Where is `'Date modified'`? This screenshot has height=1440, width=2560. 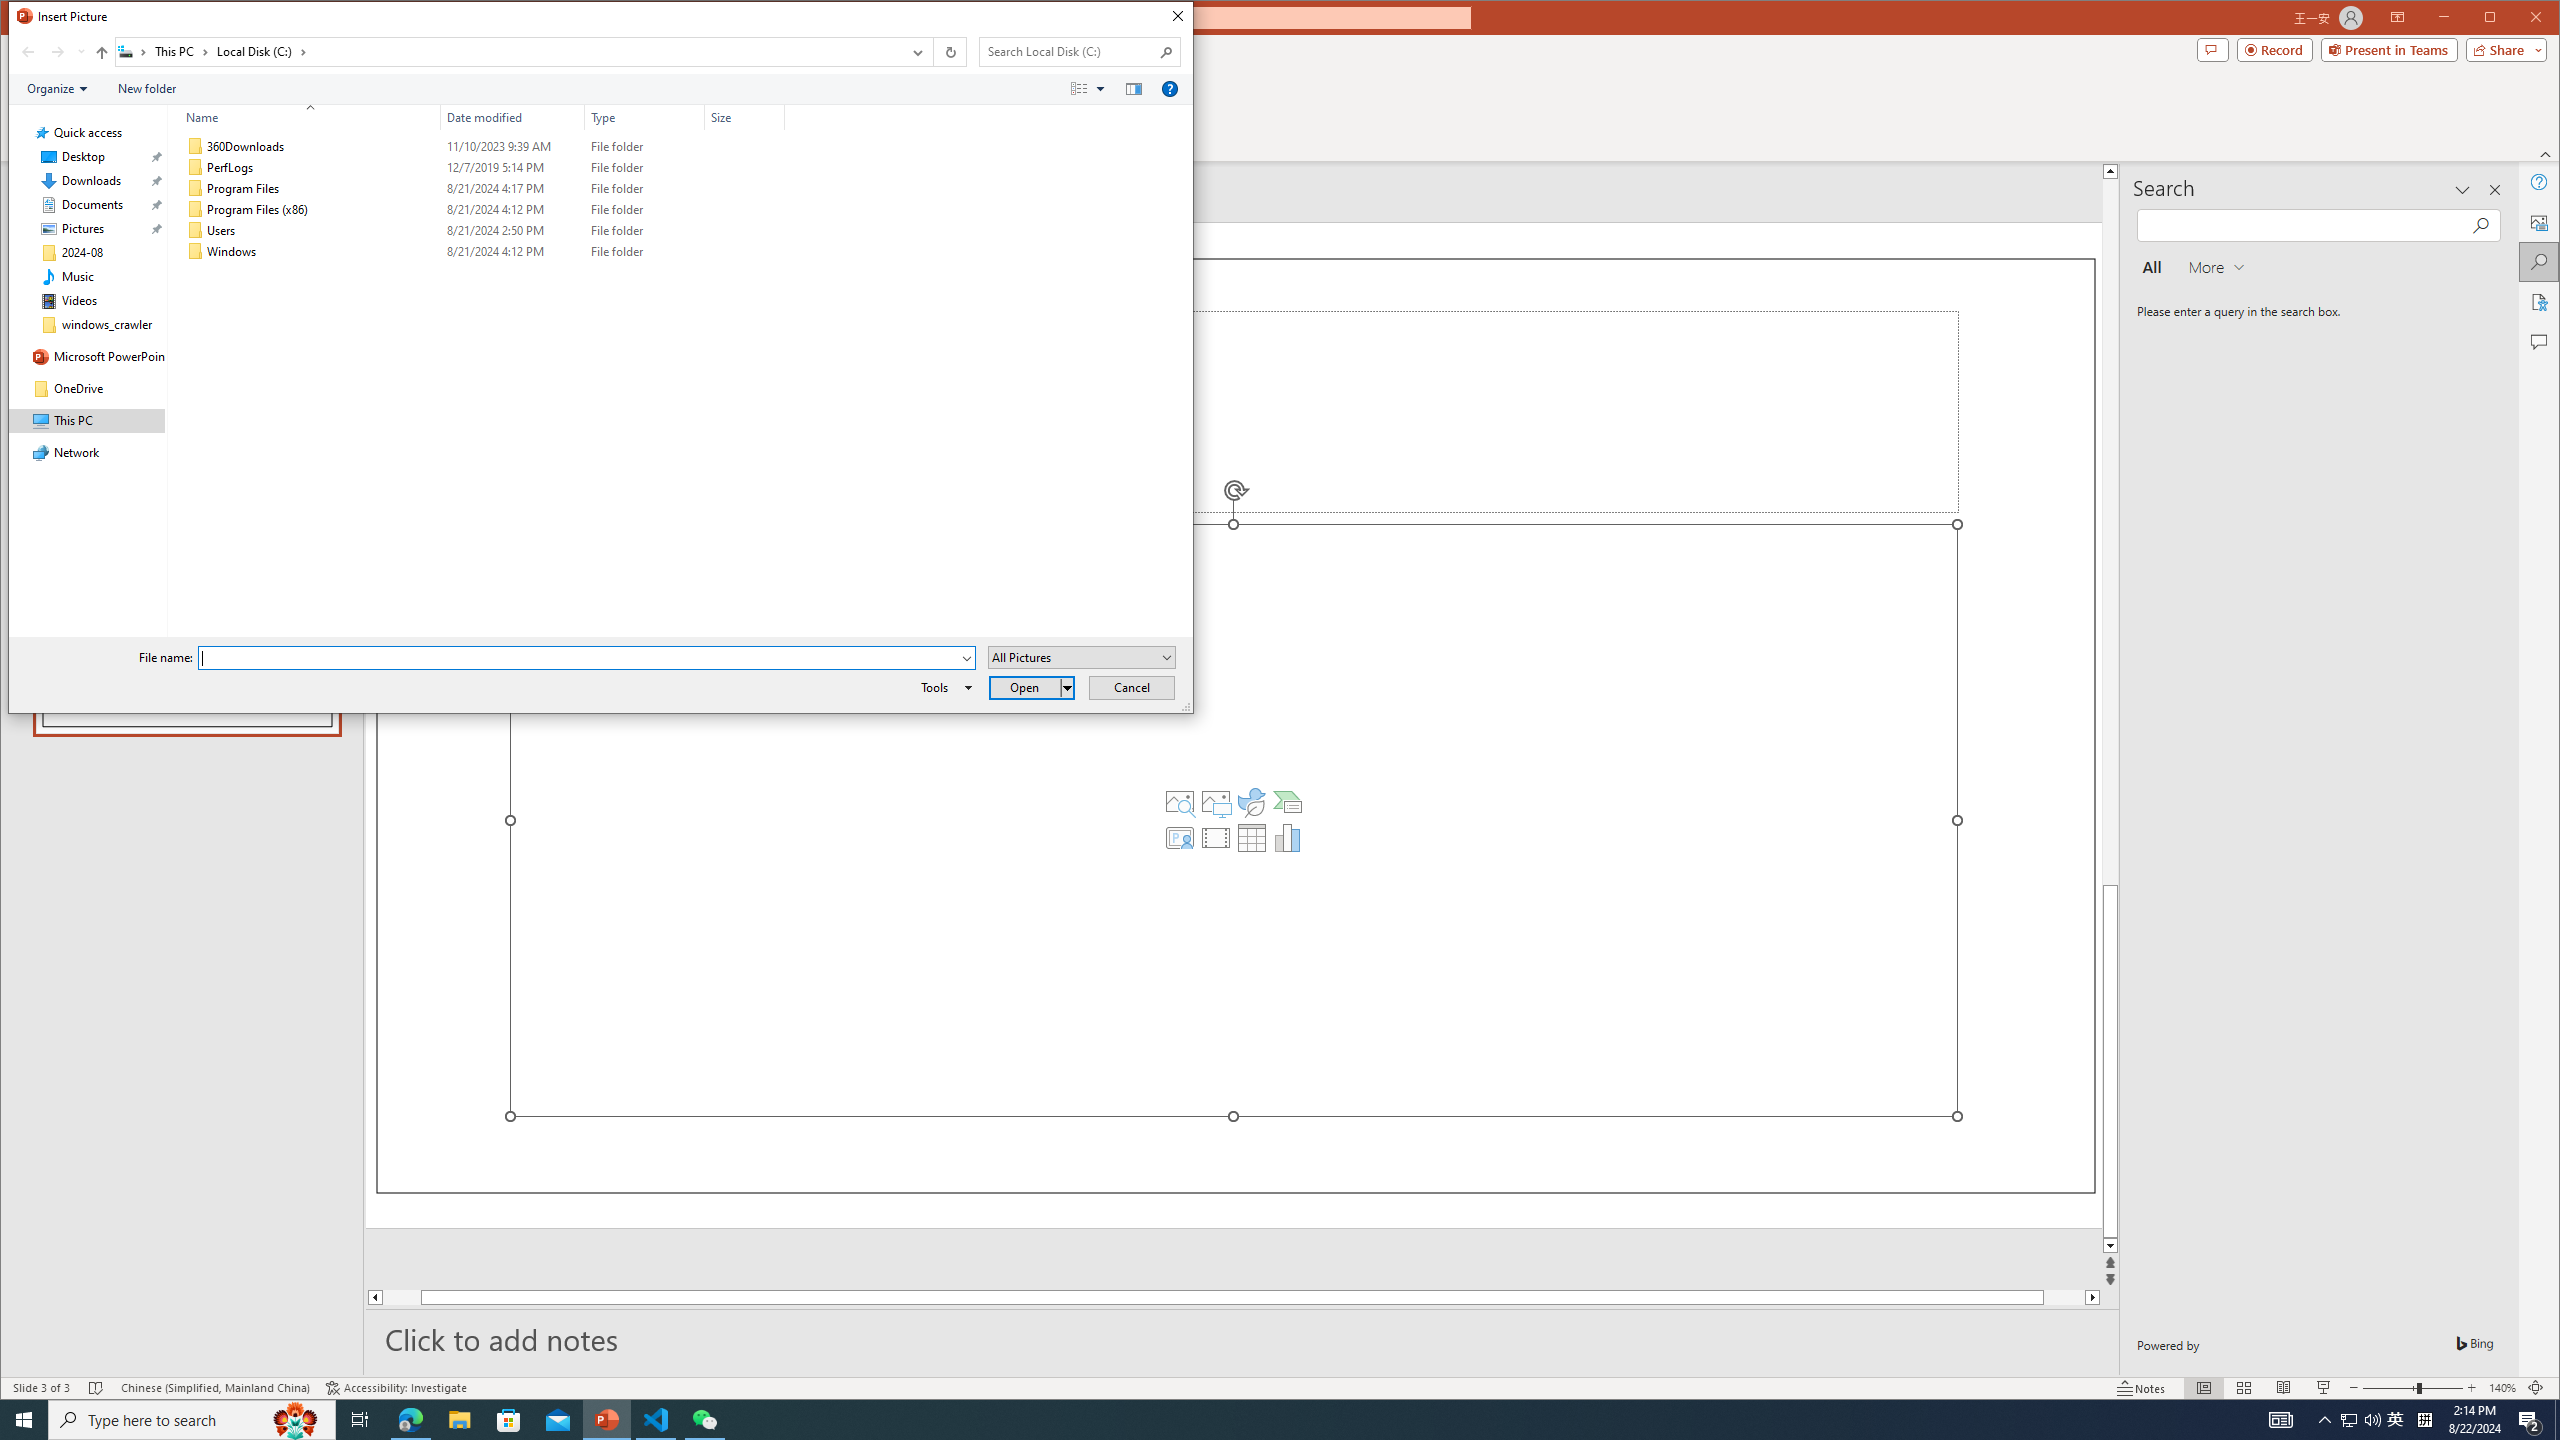
'Date modified' is located at coordinates (513, 116).